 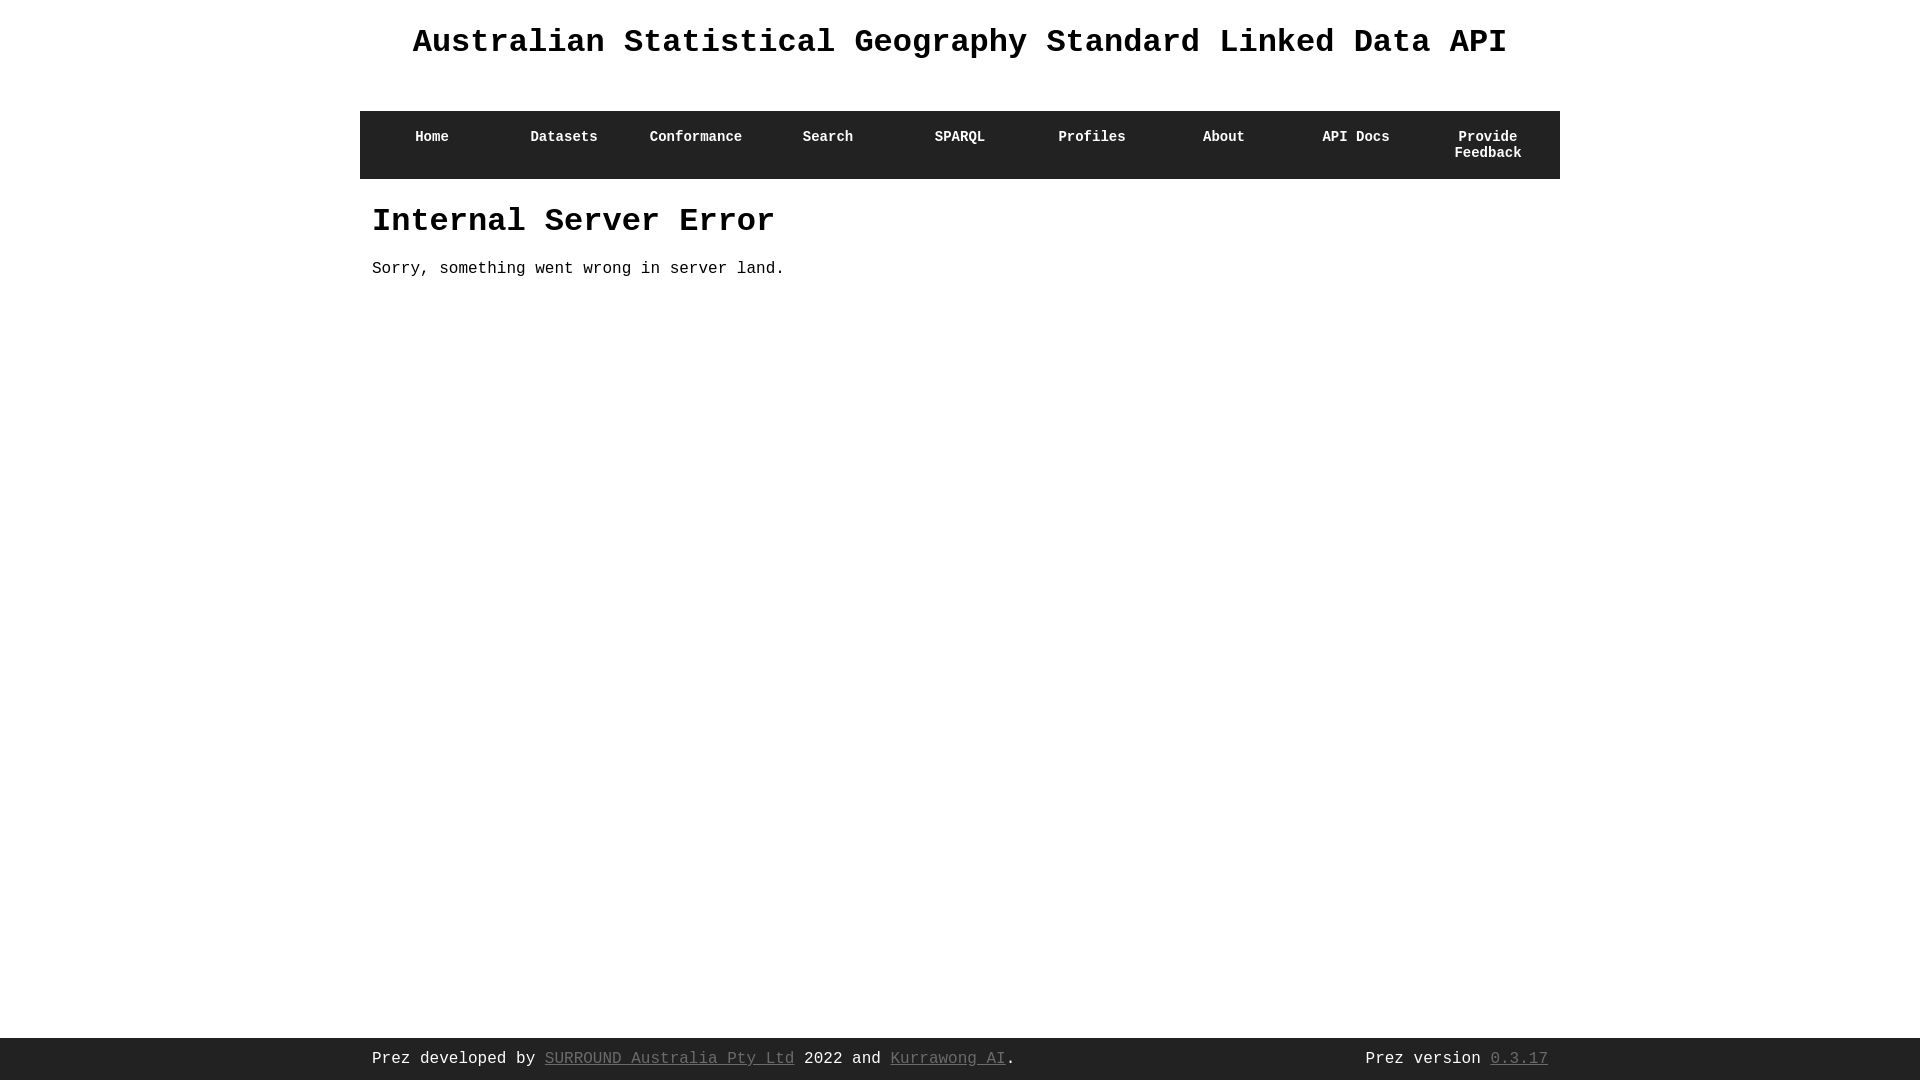 I want to click on 'Provide Feedback', so click(x=1488, y=144).